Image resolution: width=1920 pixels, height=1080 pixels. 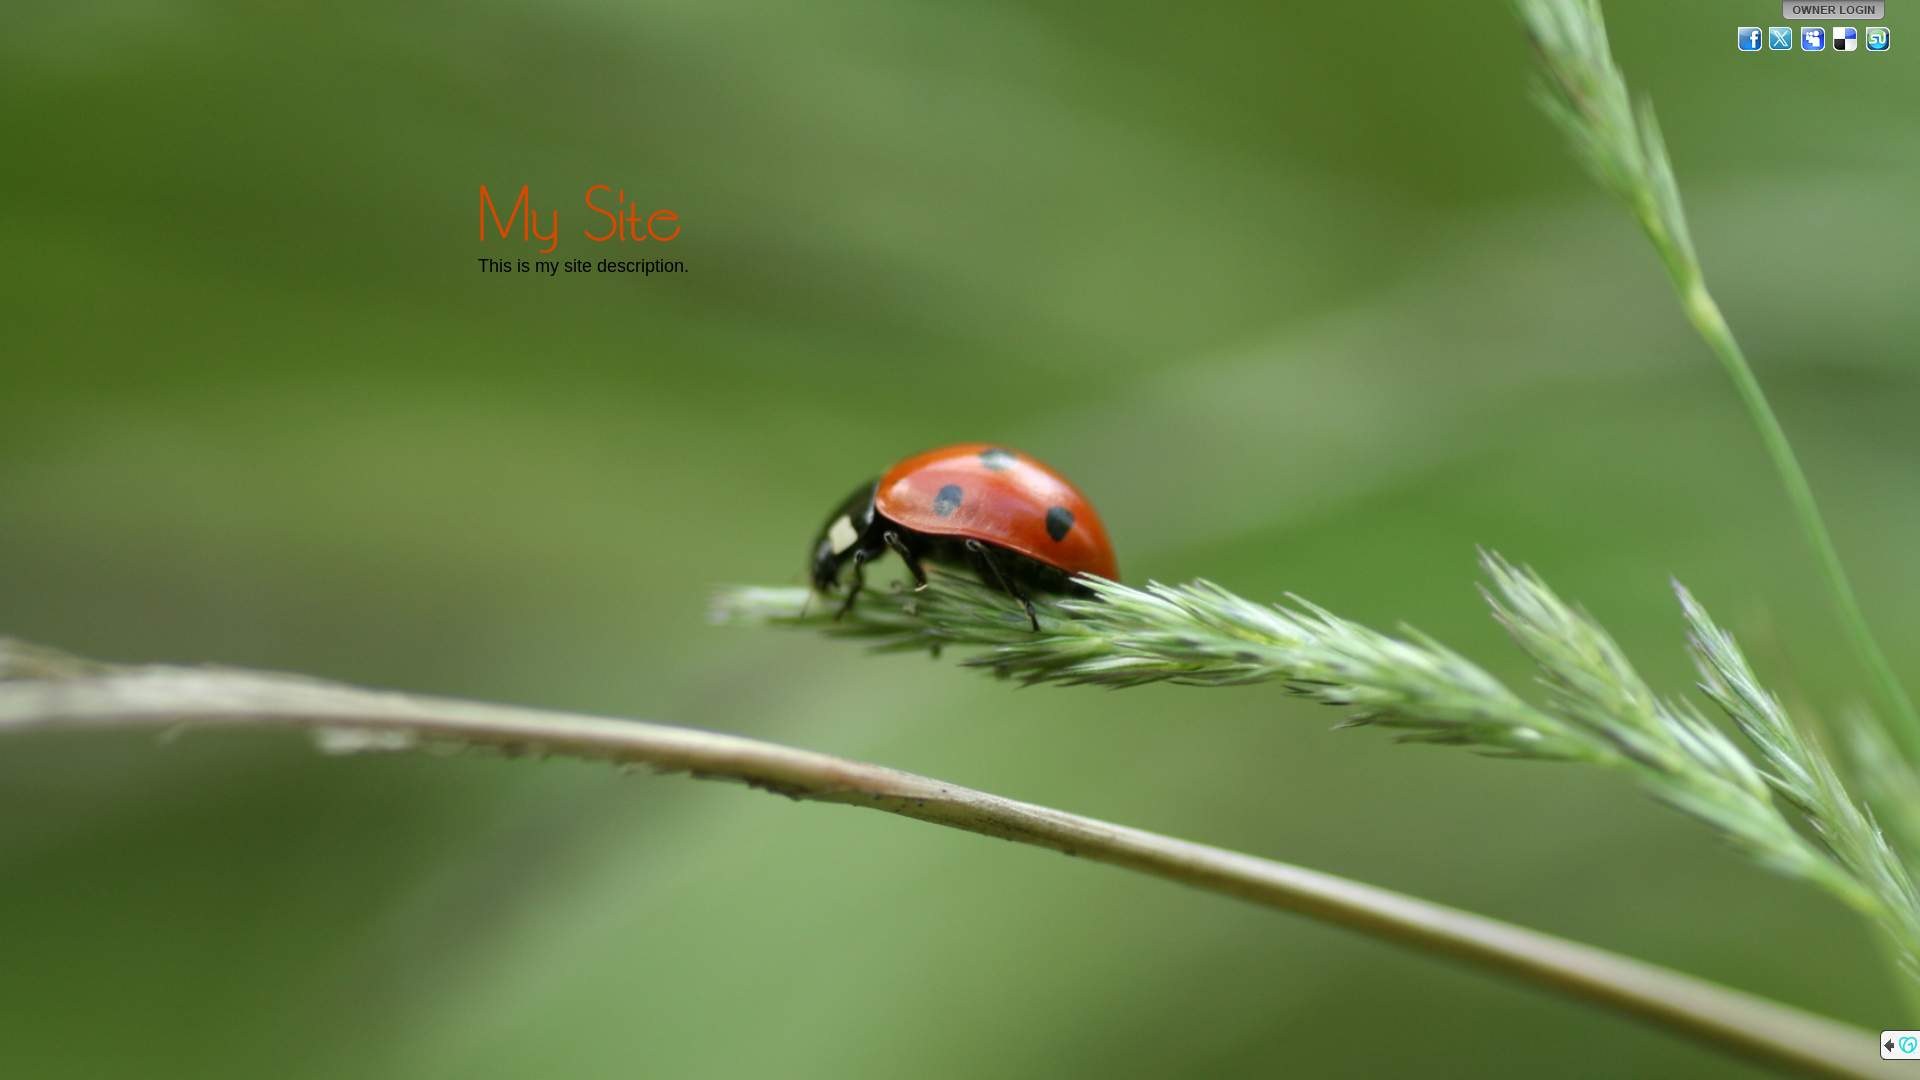 What do you see at coordinates (1832, 38) in the screenshot?
I see `'Del.icio.us'` at bounding box center [1832, 38].